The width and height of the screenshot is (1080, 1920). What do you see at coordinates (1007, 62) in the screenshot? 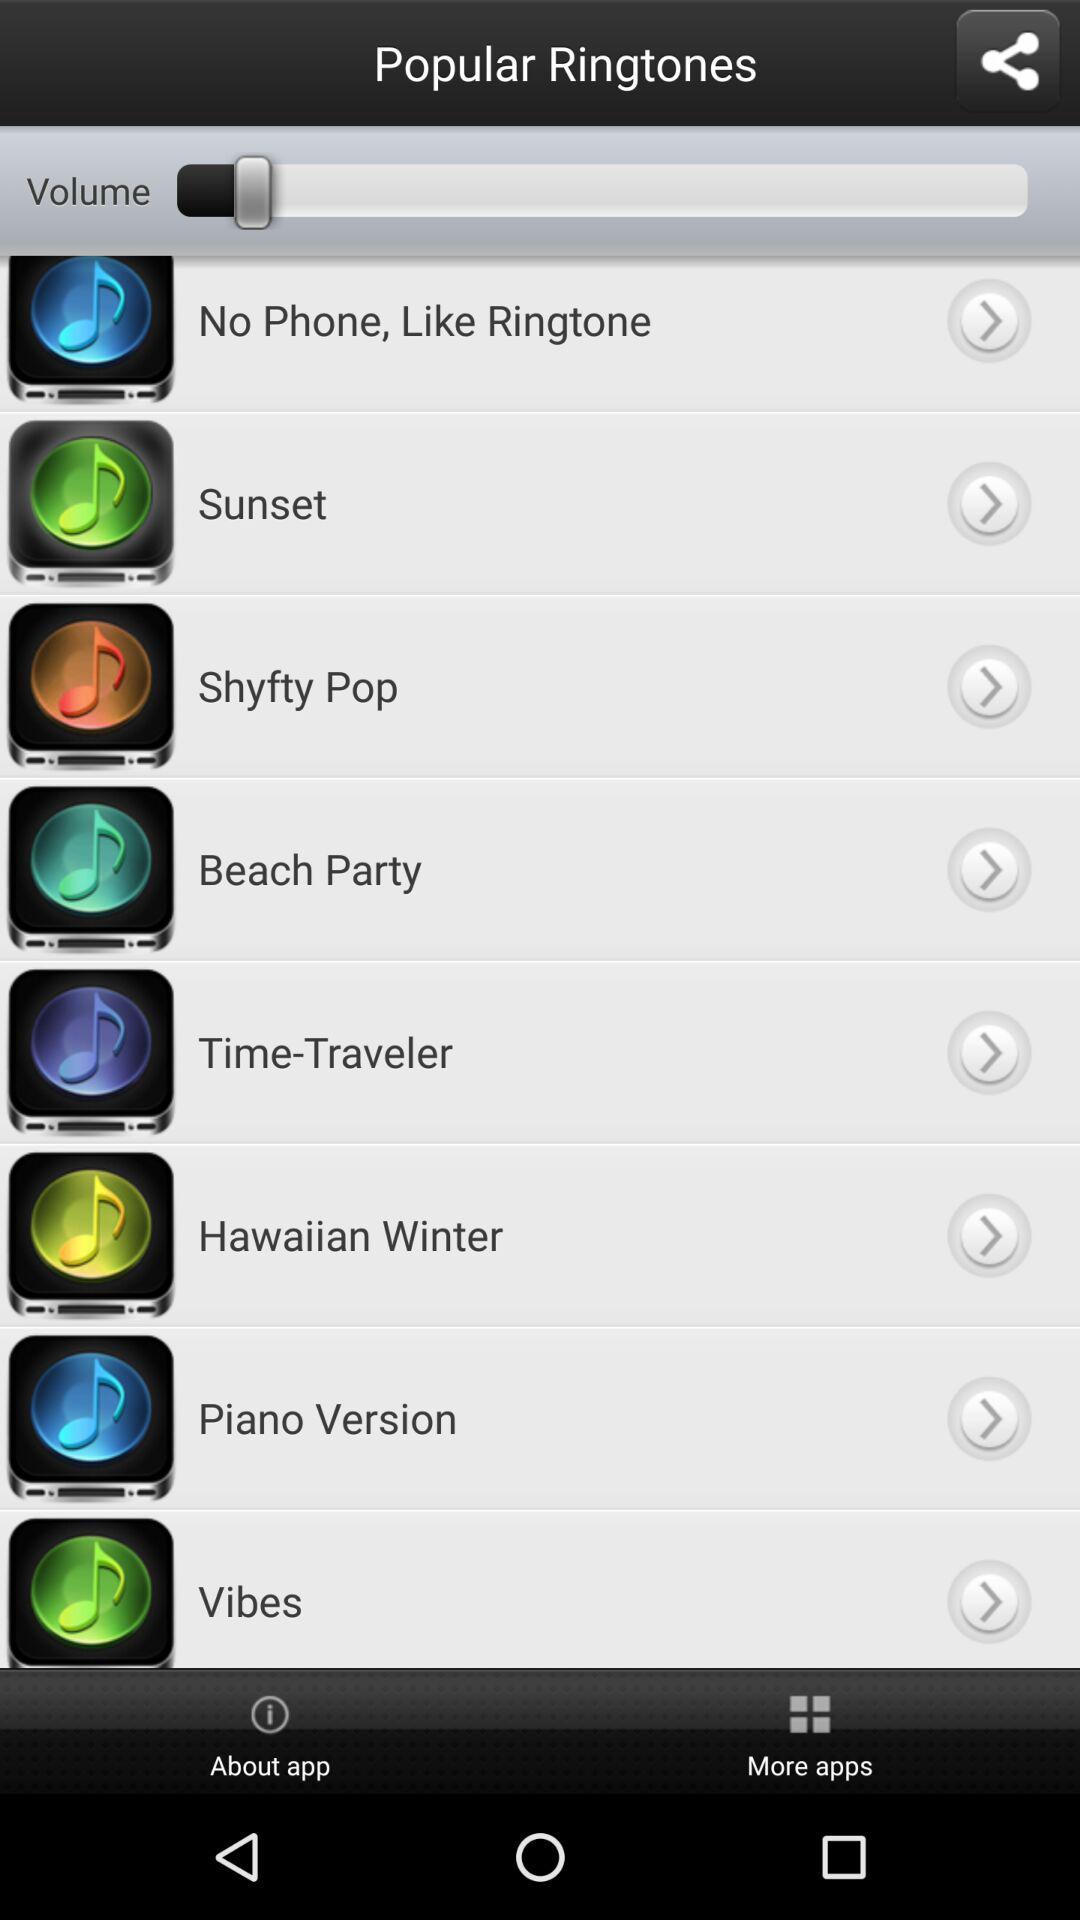
I see `share the app` at bounding box center [1007, 62].